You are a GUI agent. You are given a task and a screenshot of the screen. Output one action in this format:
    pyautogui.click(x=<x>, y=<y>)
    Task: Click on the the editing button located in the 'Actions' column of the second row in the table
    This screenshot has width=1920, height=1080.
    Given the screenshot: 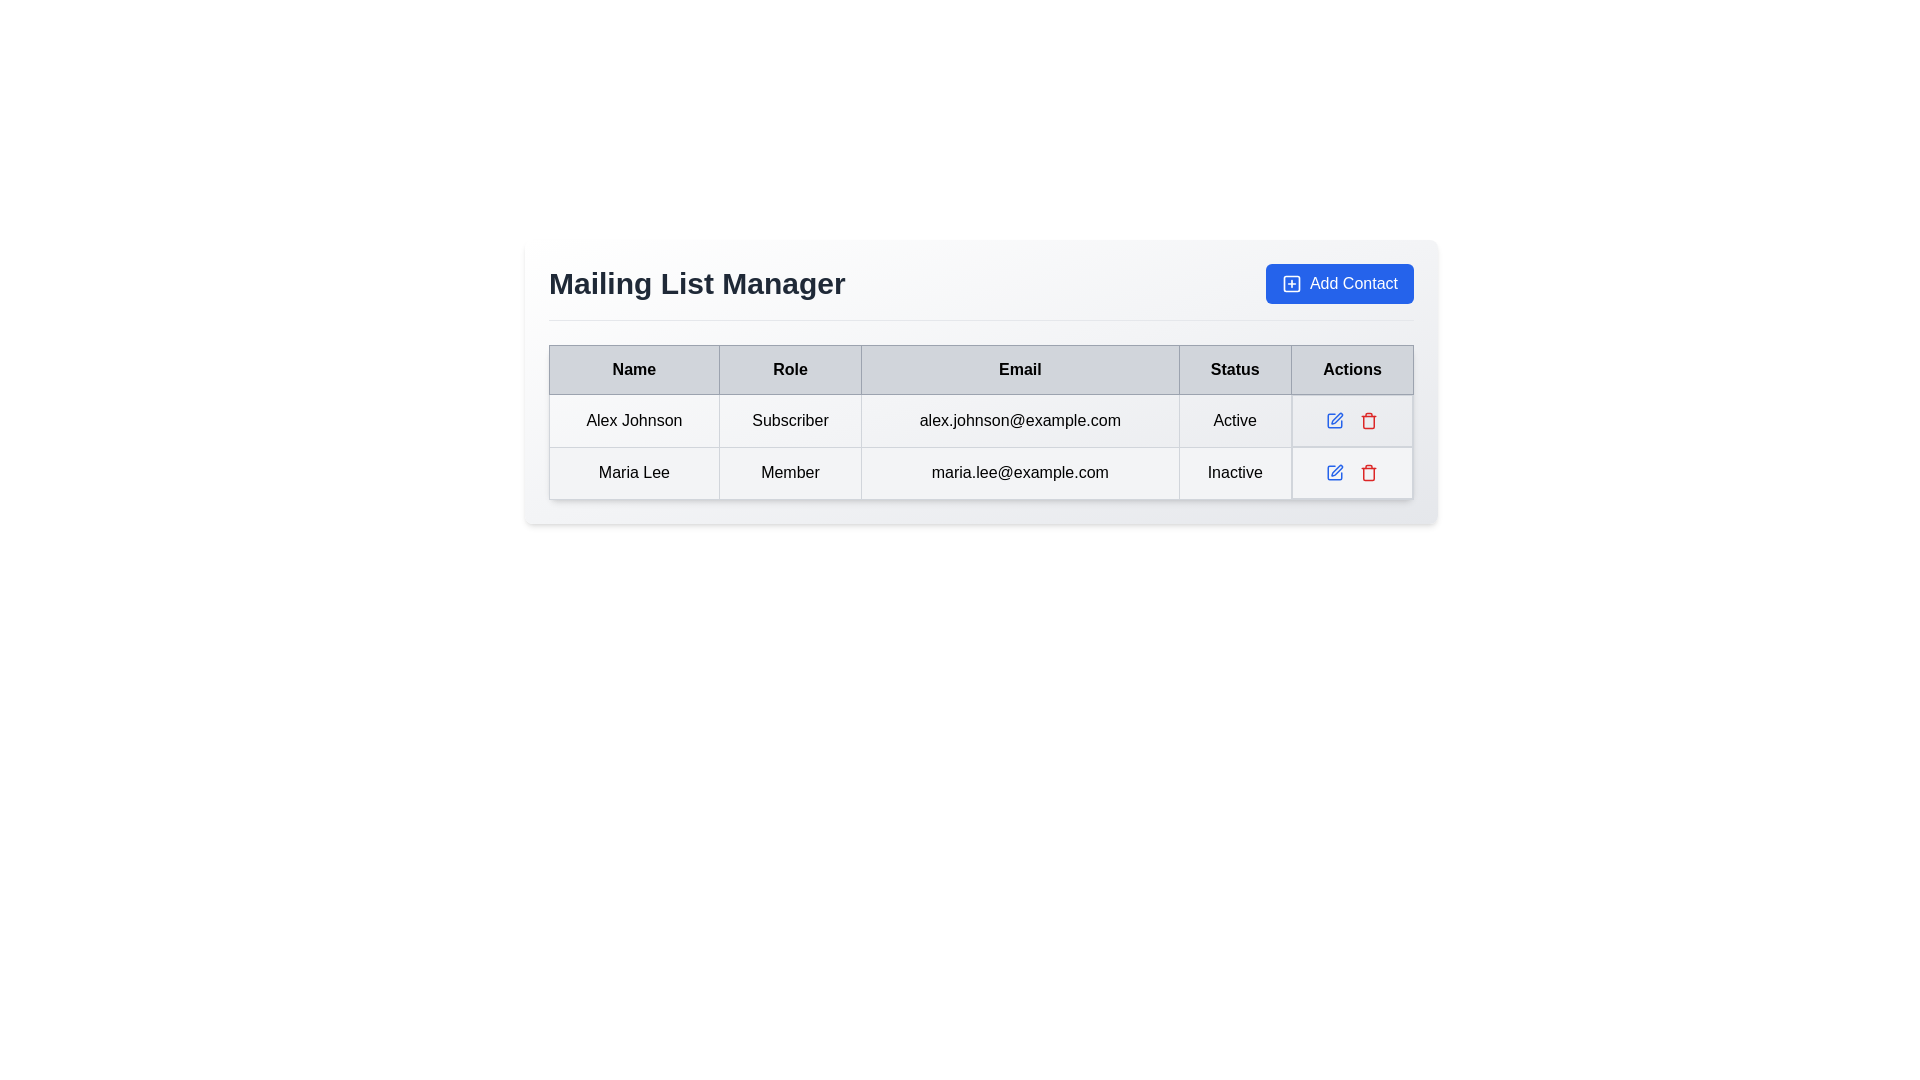 What is the action you would take?
    pyautogui.click(x=1335, y=419)
    